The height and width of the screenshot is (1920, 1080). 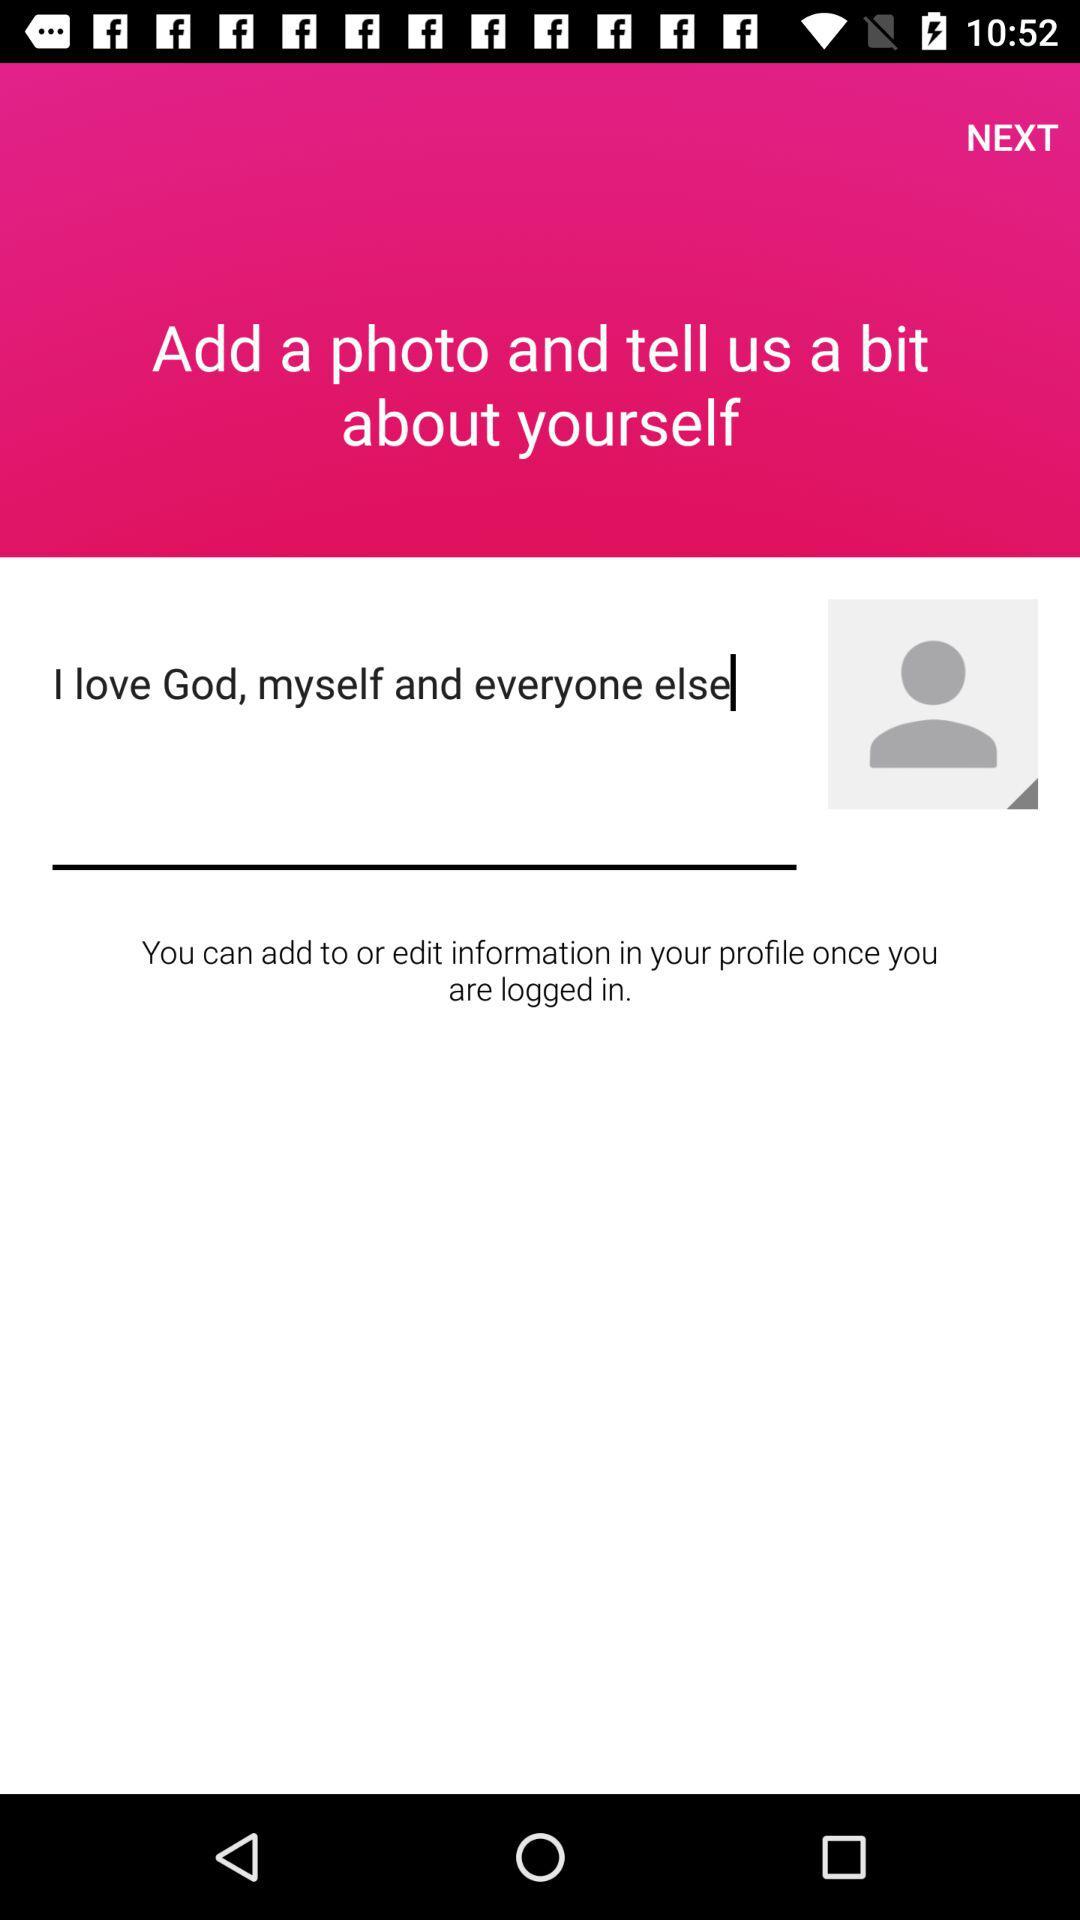 I want to click on item below the add a photo item, so click(x=423, y=756).